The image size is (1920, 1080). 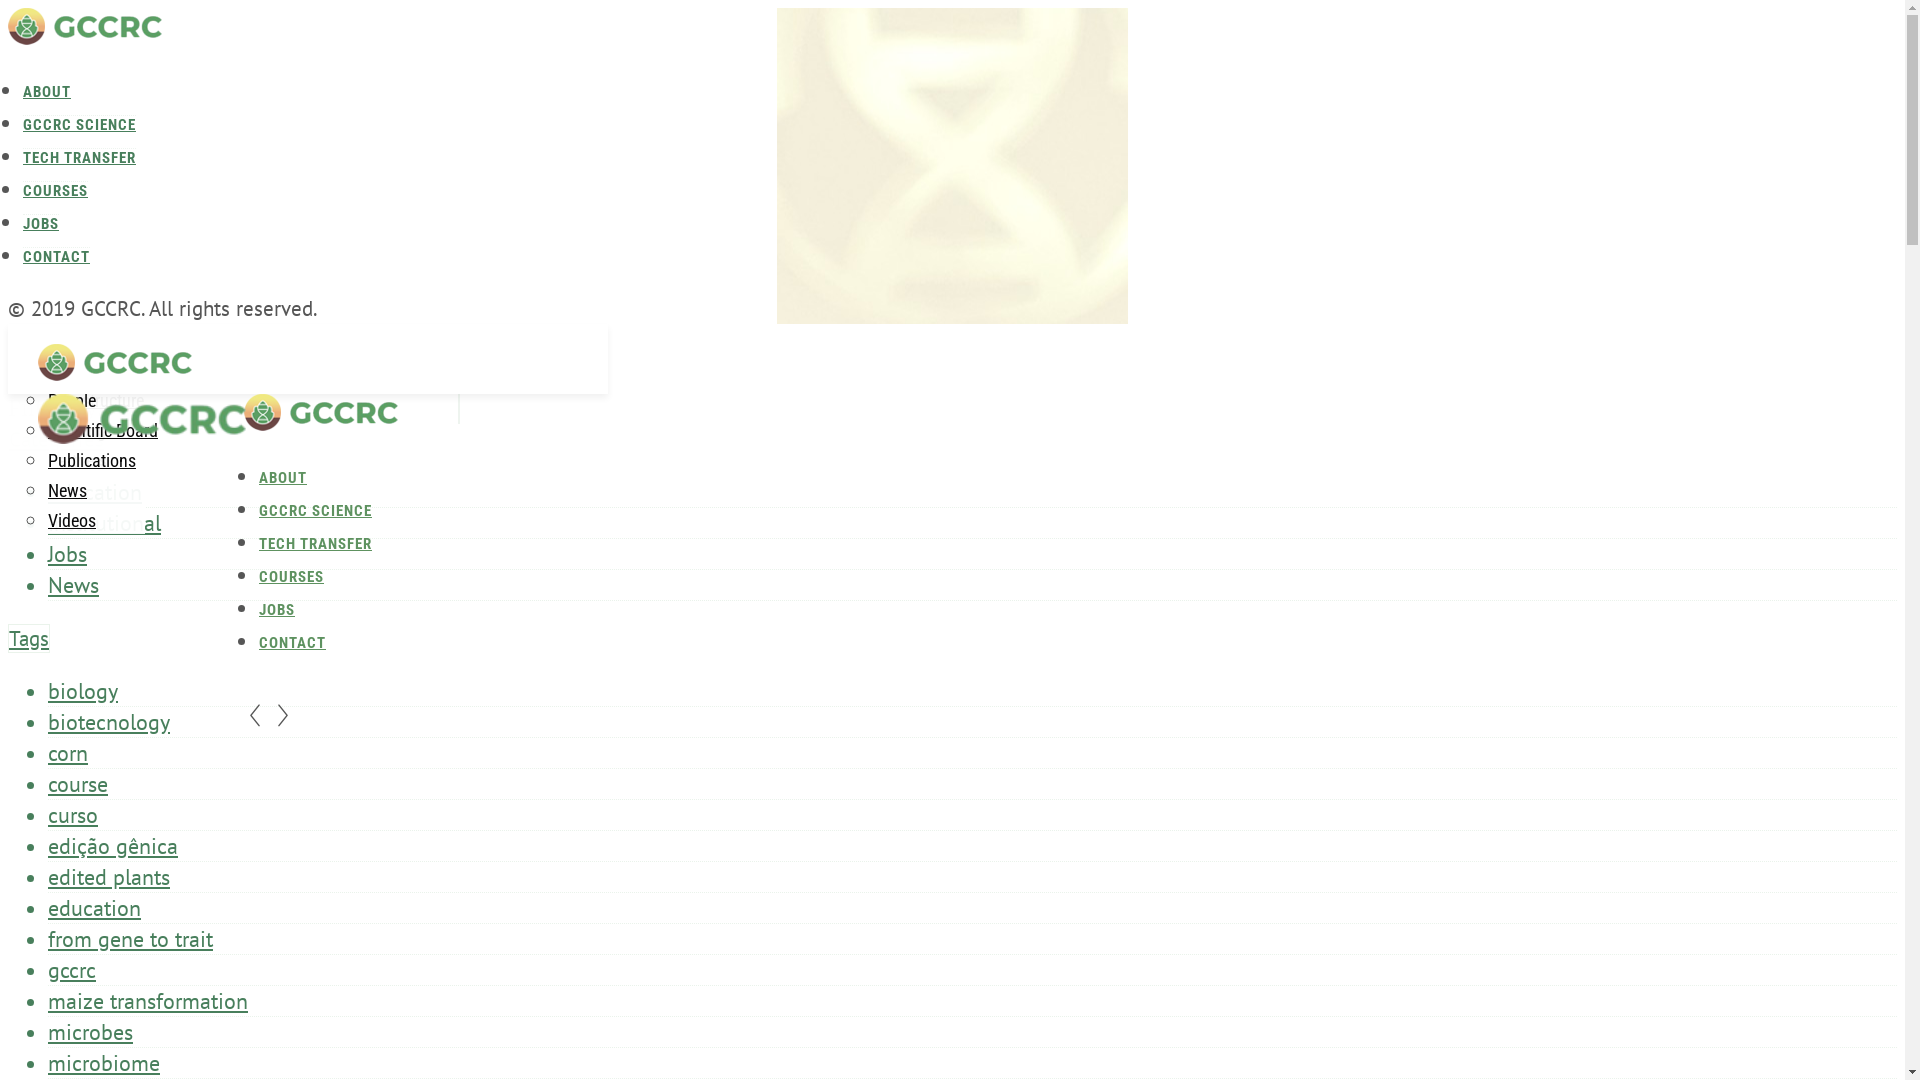 I want to click on 'ABOUT', so click(x=47, y=92).